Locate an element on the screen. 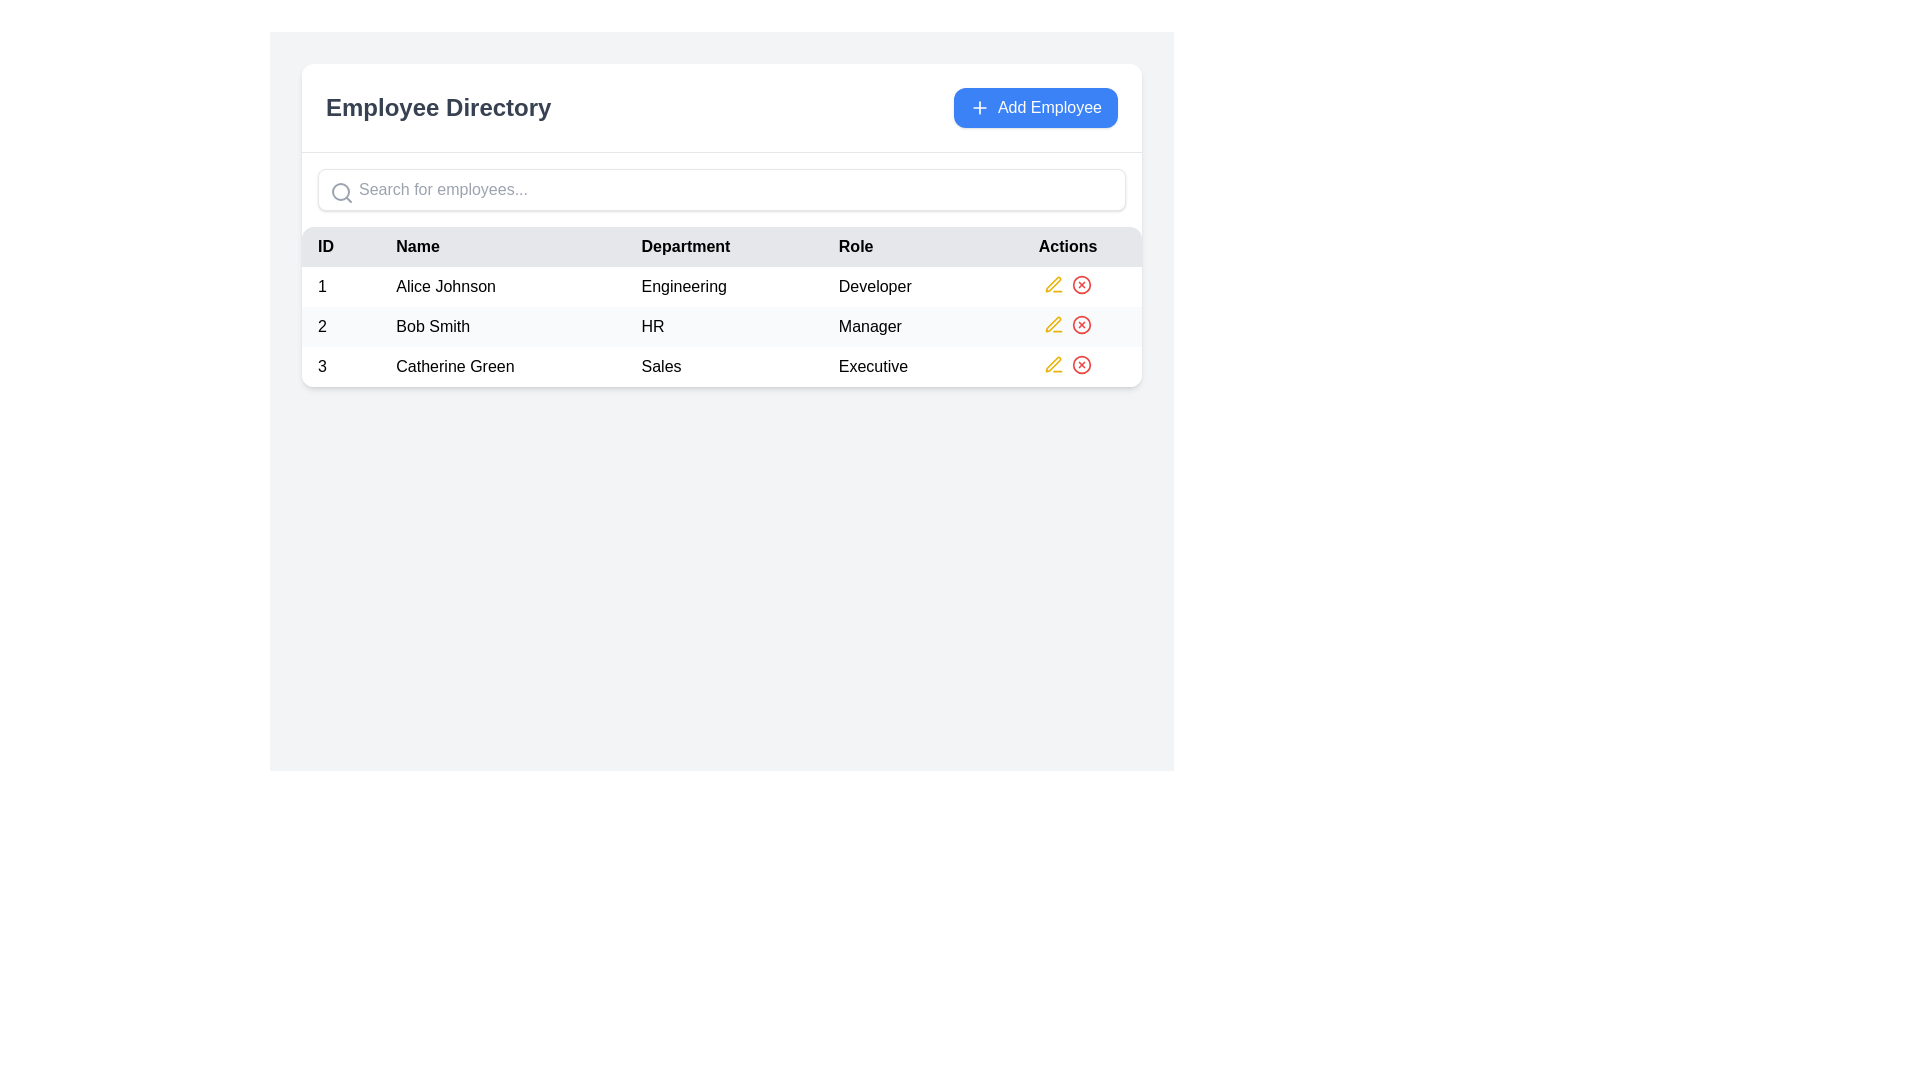 Image resolution: width=1920 pixels, height=1080 pixels. the delete icon button located in the 'Actions' column of the third row in the 'Employee Directory' table to possibly reveal additional information is located at coordinates (1080, 365).